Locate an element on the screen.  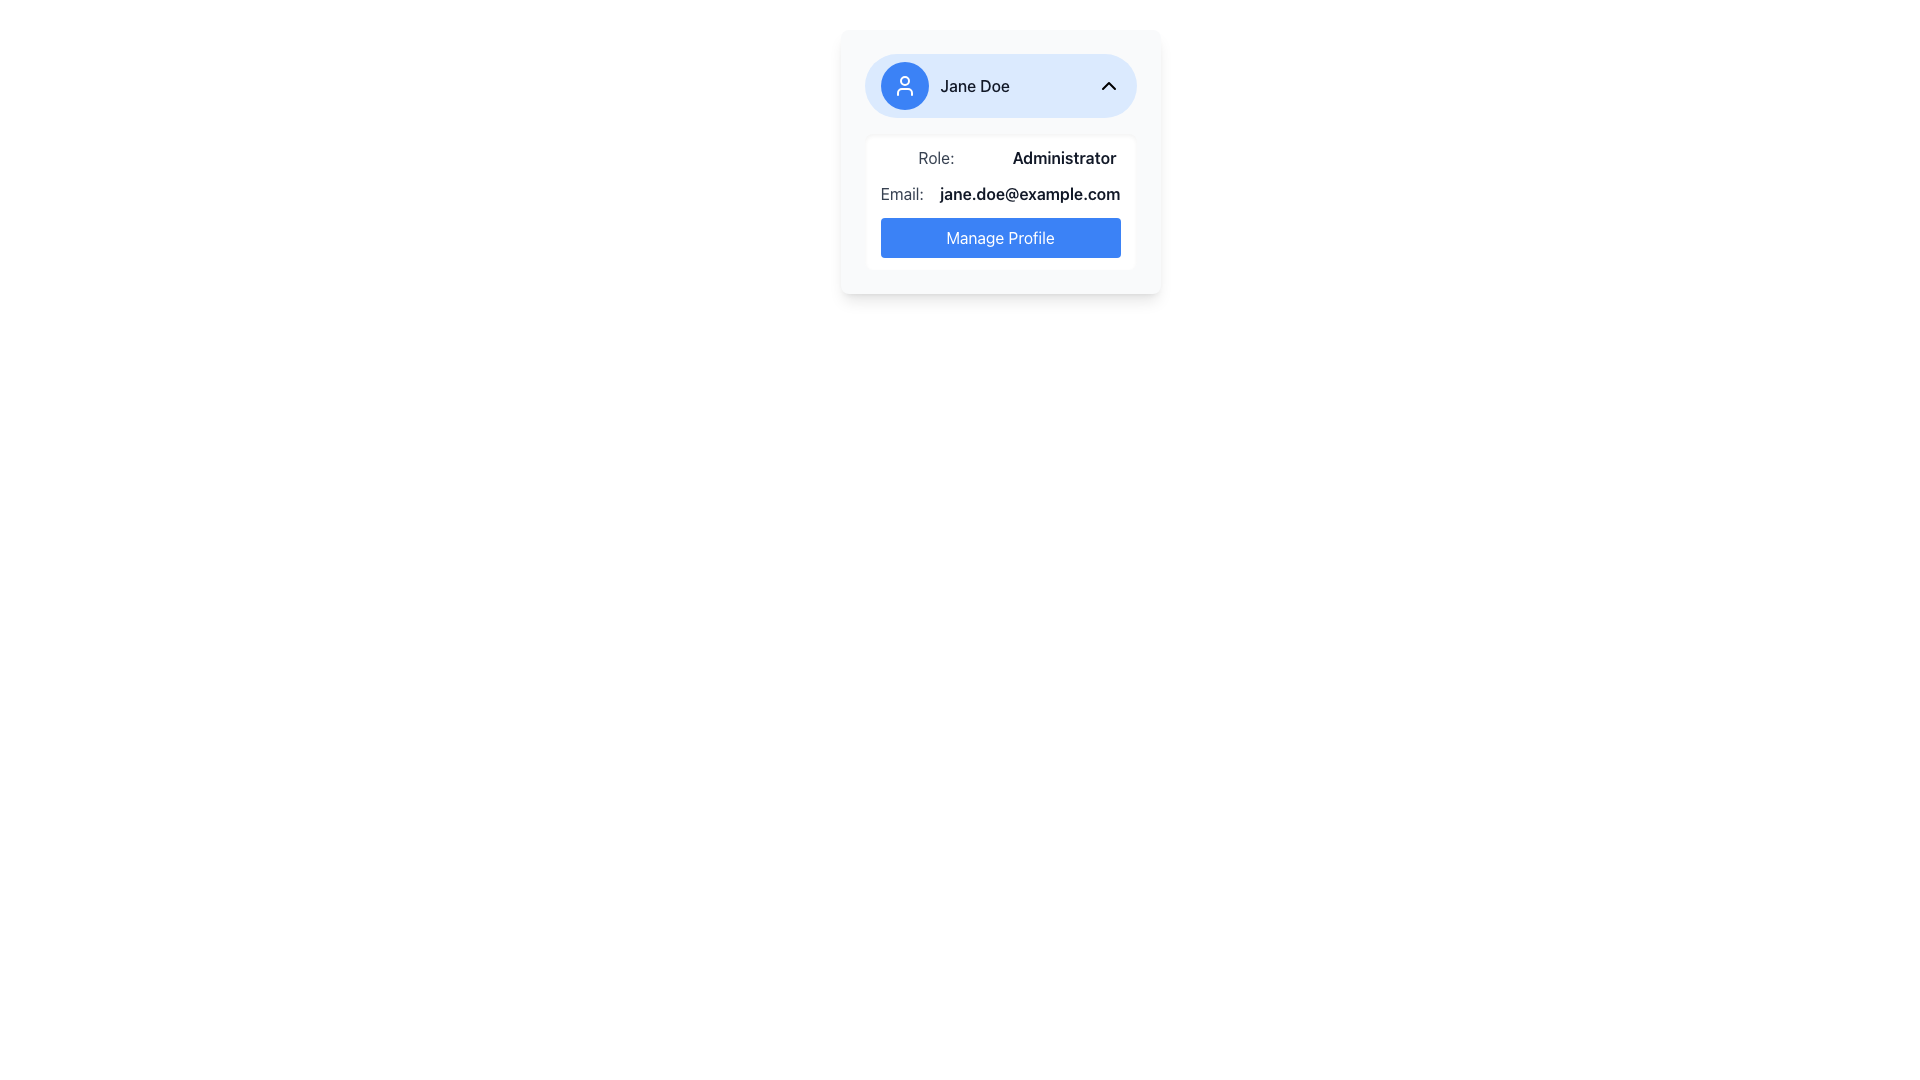
the interactive button labeled 'Jane Doe' with a user icon and an upward arrow is located at coordinates (1000, 84).